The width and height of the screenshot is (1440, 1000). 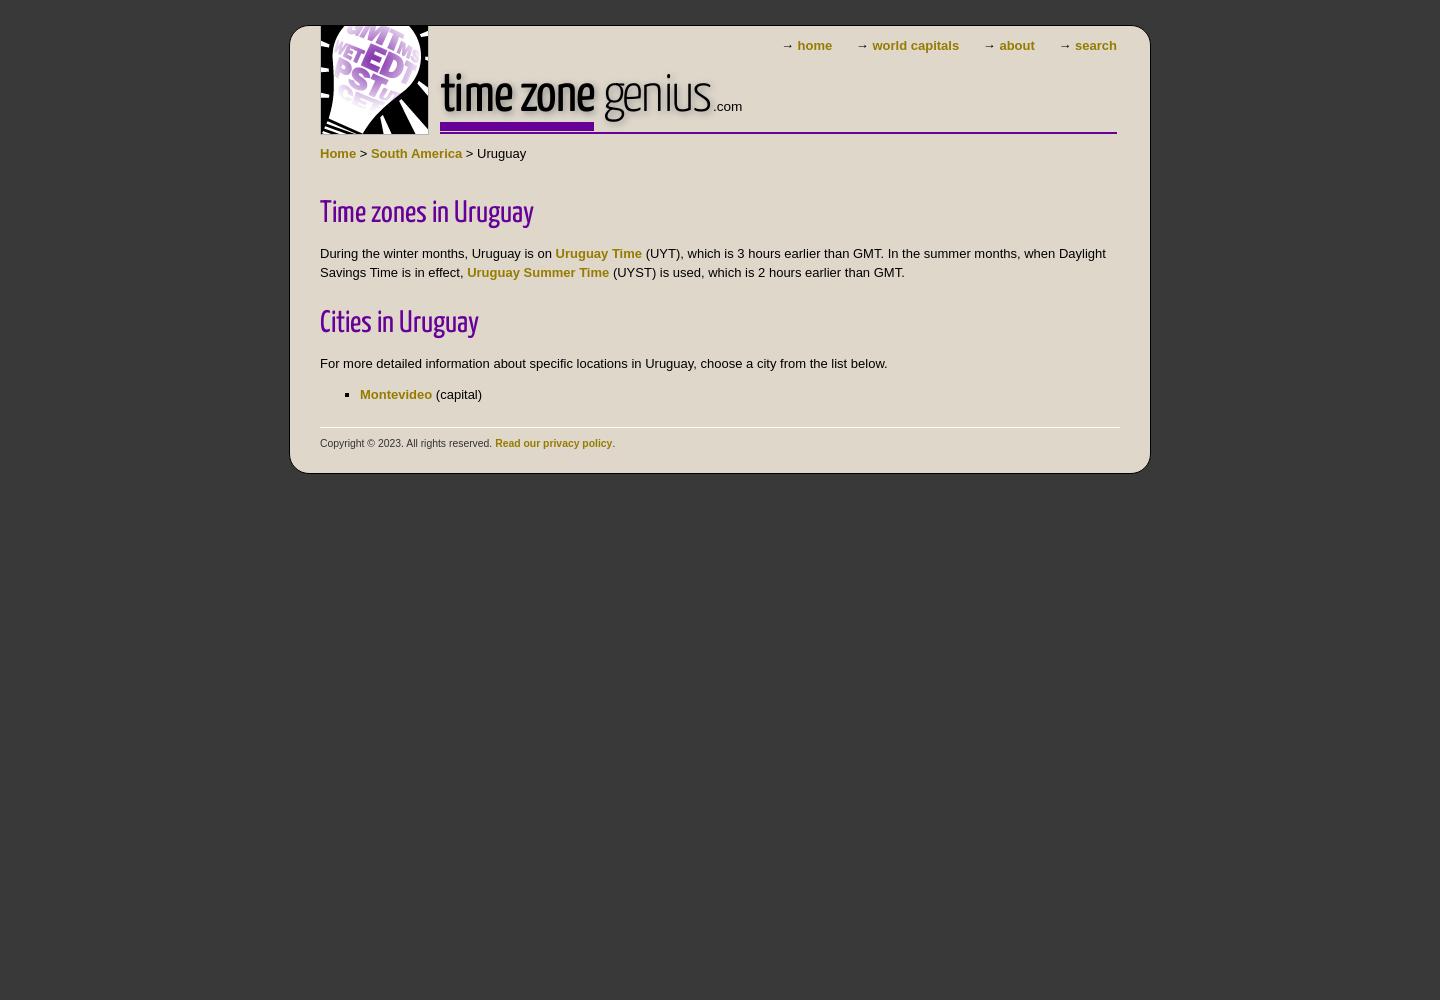 I want to click on 'Uruguay Summer Time', so click(x=536, y=272).